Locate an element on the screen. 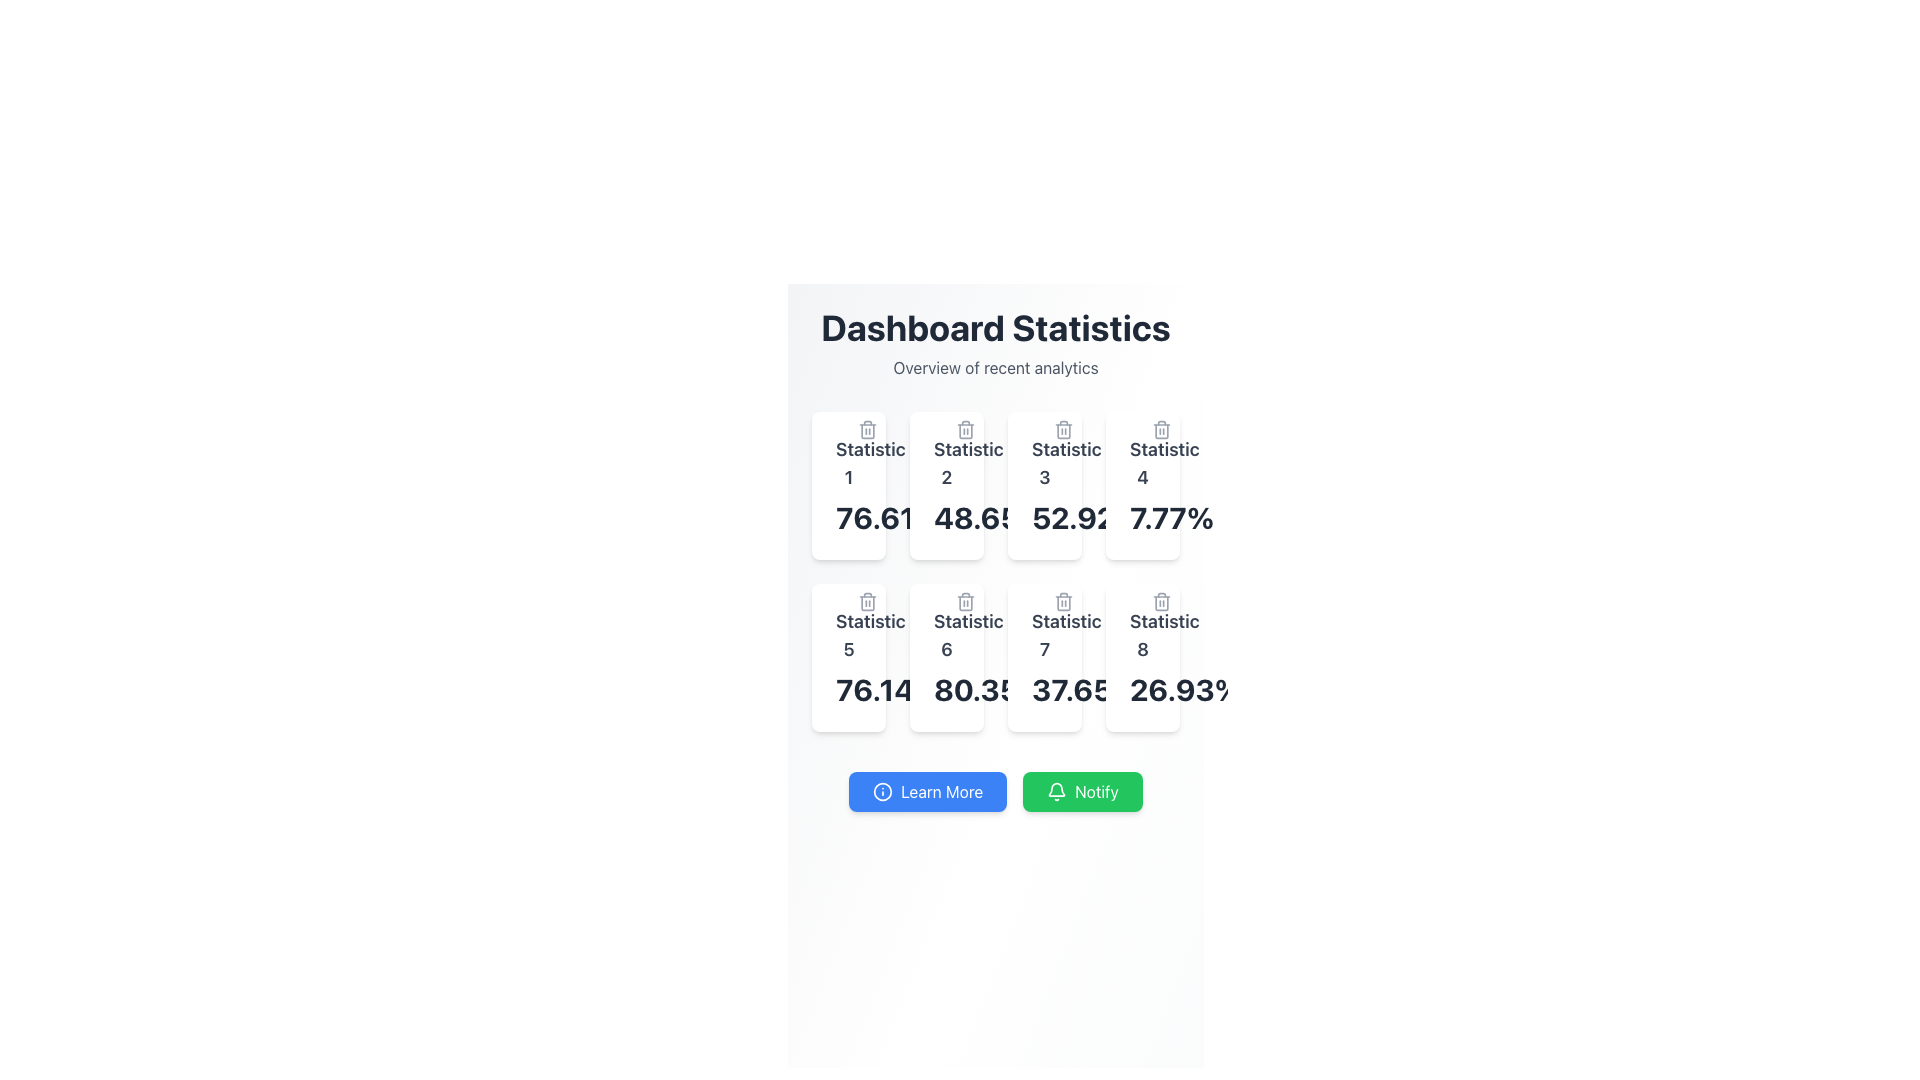  the 'Notify' button located at the bottom of the section, directly below the grid layout of statistics cards is located at coordinates (996, 790).